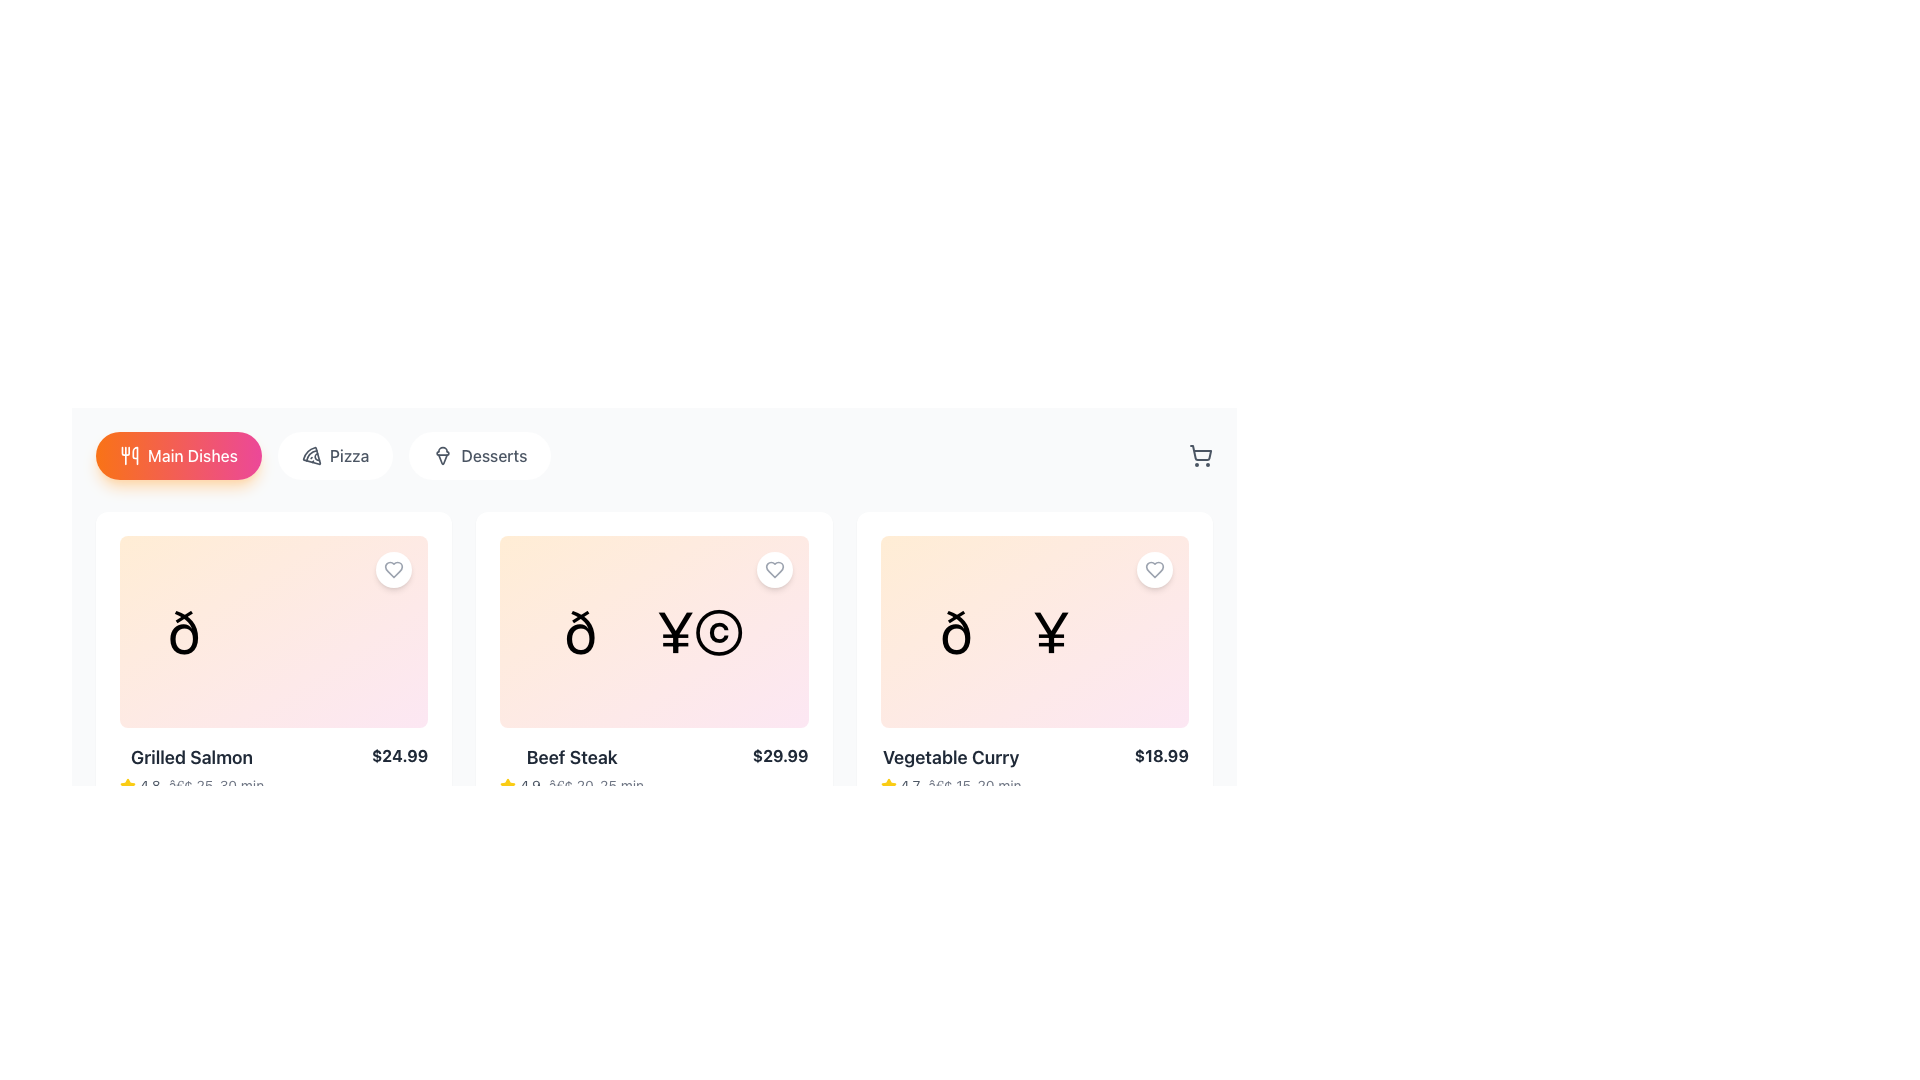 This screenshot has width=1920, height=1080. I want to click on the rating value displayed in the text label showing '4.8', which is styled in gray and positioned to the right of the yellow star icon, so click(149, 785).